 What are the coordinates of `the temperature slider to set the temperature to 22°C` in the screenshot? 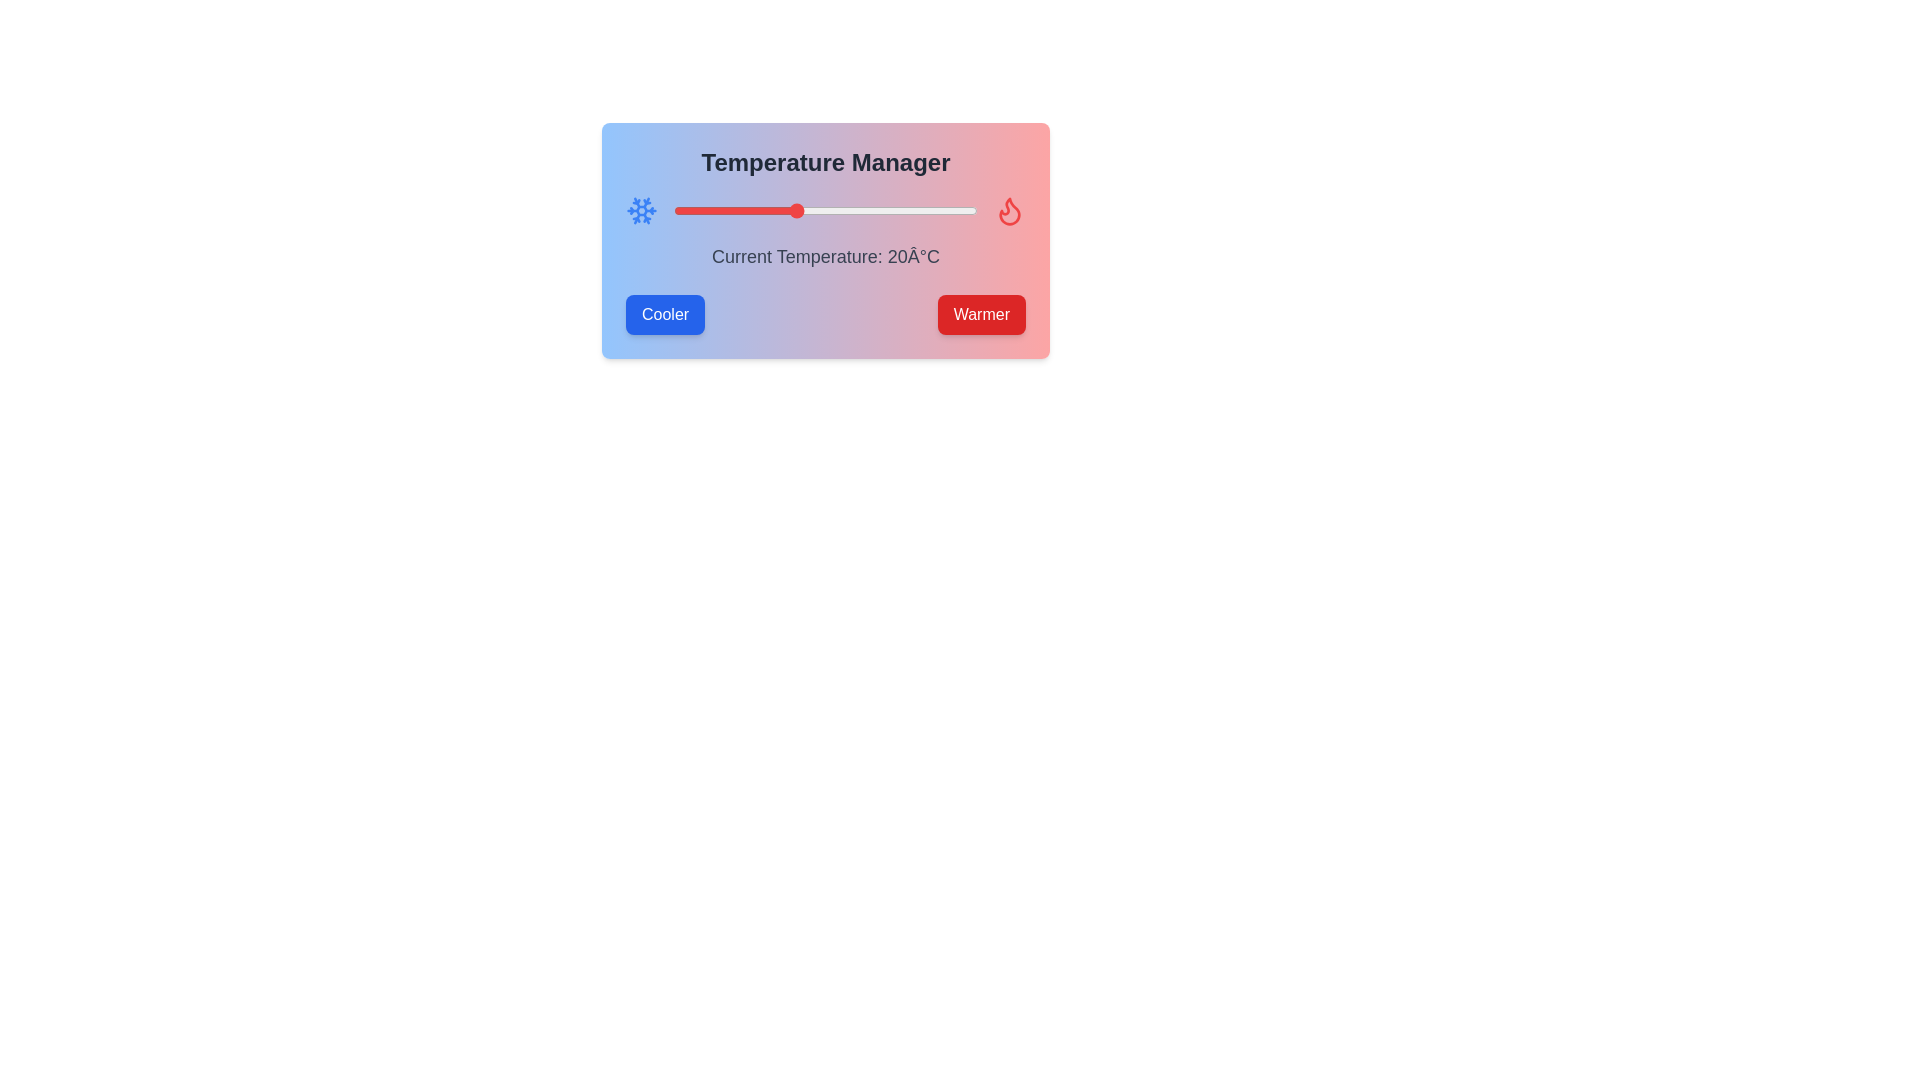 It's located at (807, 211).